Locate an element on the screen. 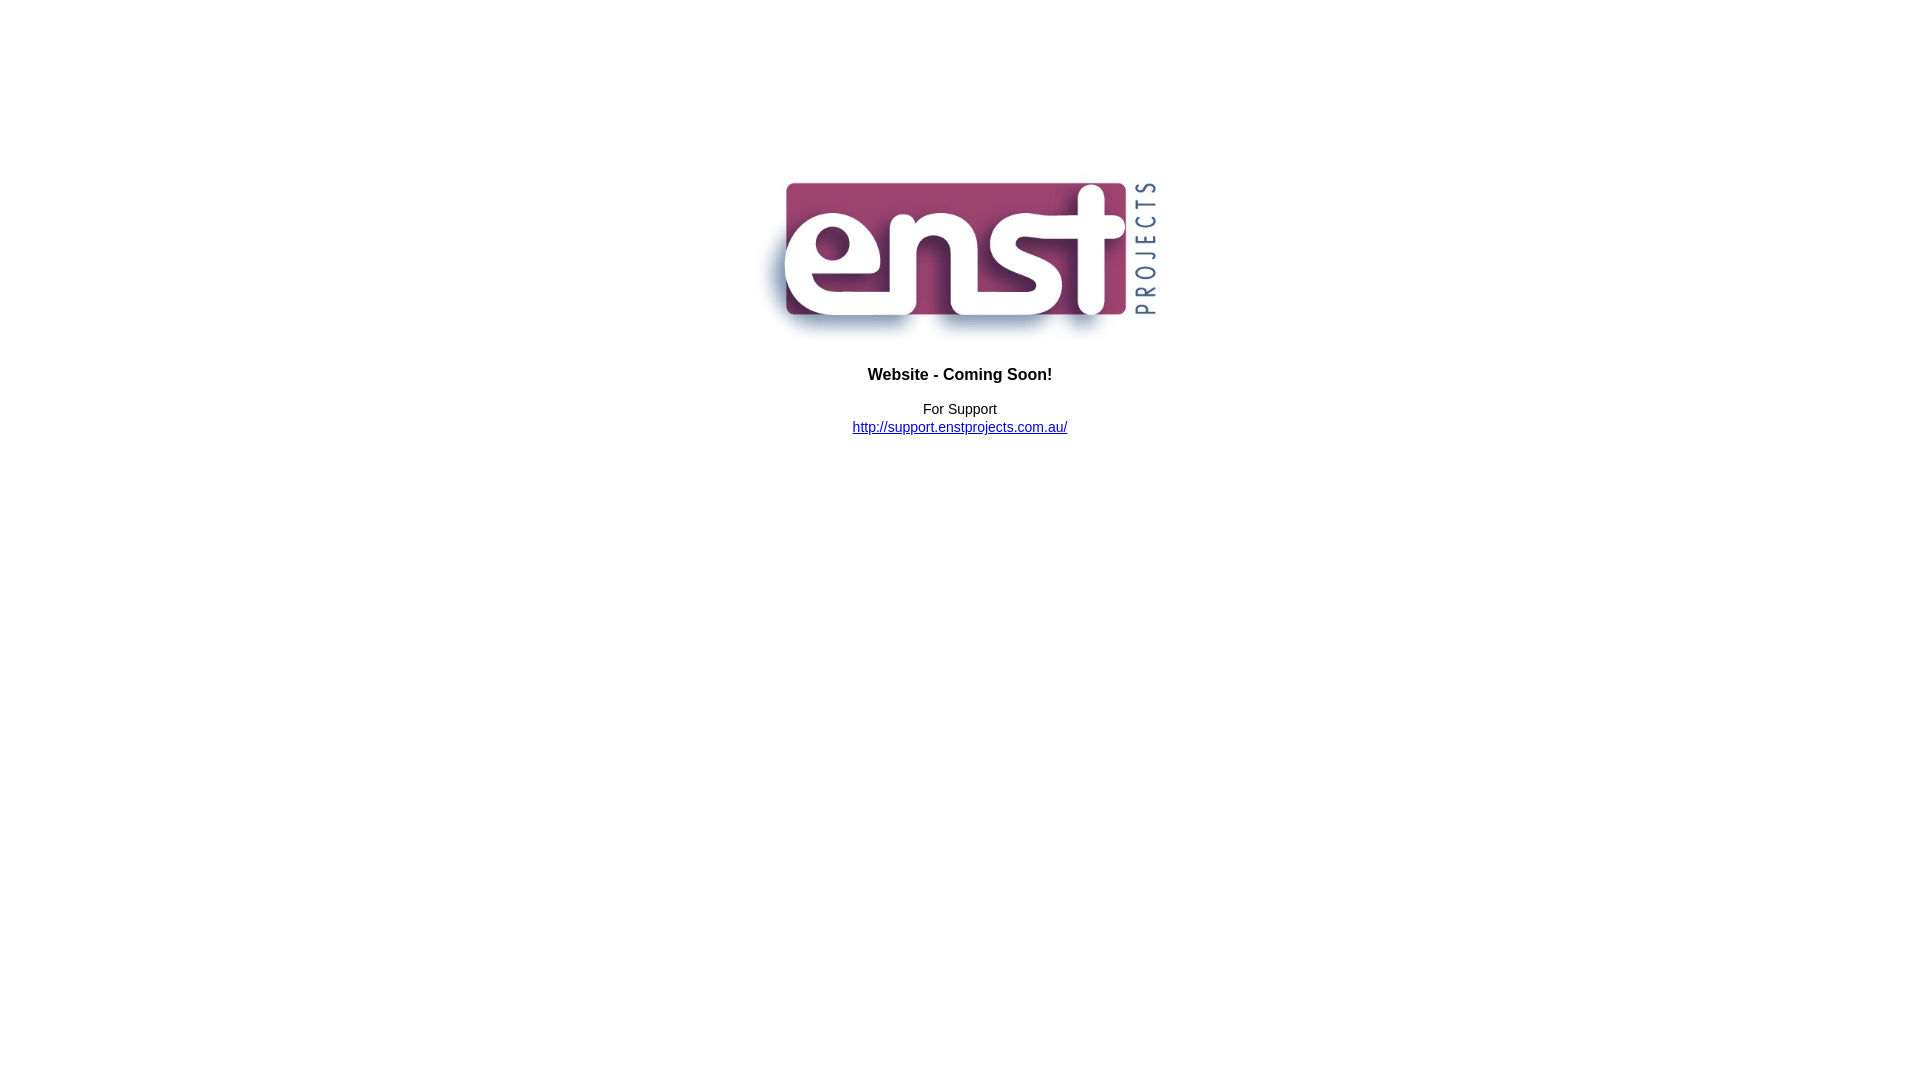 This screenshot has height=1080, width=1920. 'http://support.enstprojects.com.au/' is located at coordinates (853, 426).